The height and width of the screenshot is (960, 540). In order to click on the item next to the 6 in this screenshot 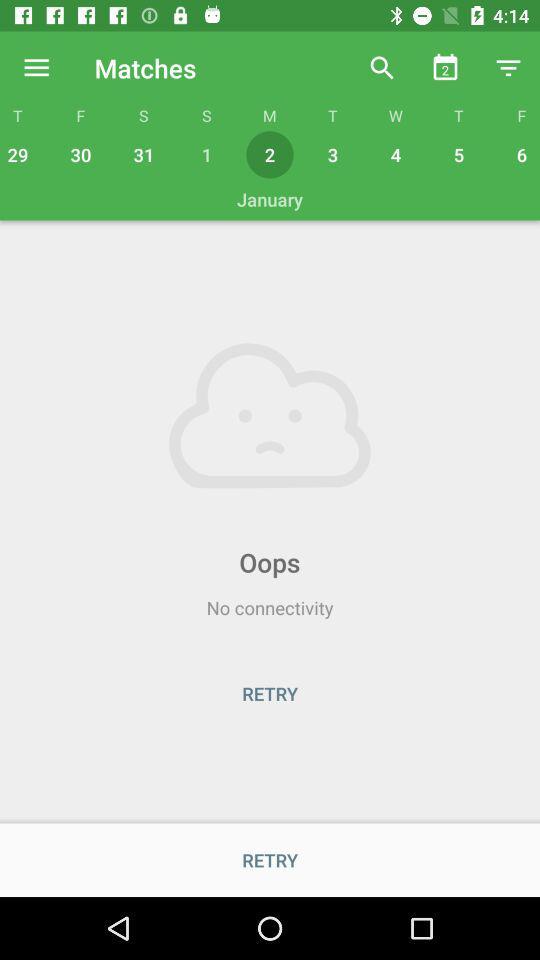, I will do `click(459, 153)`.